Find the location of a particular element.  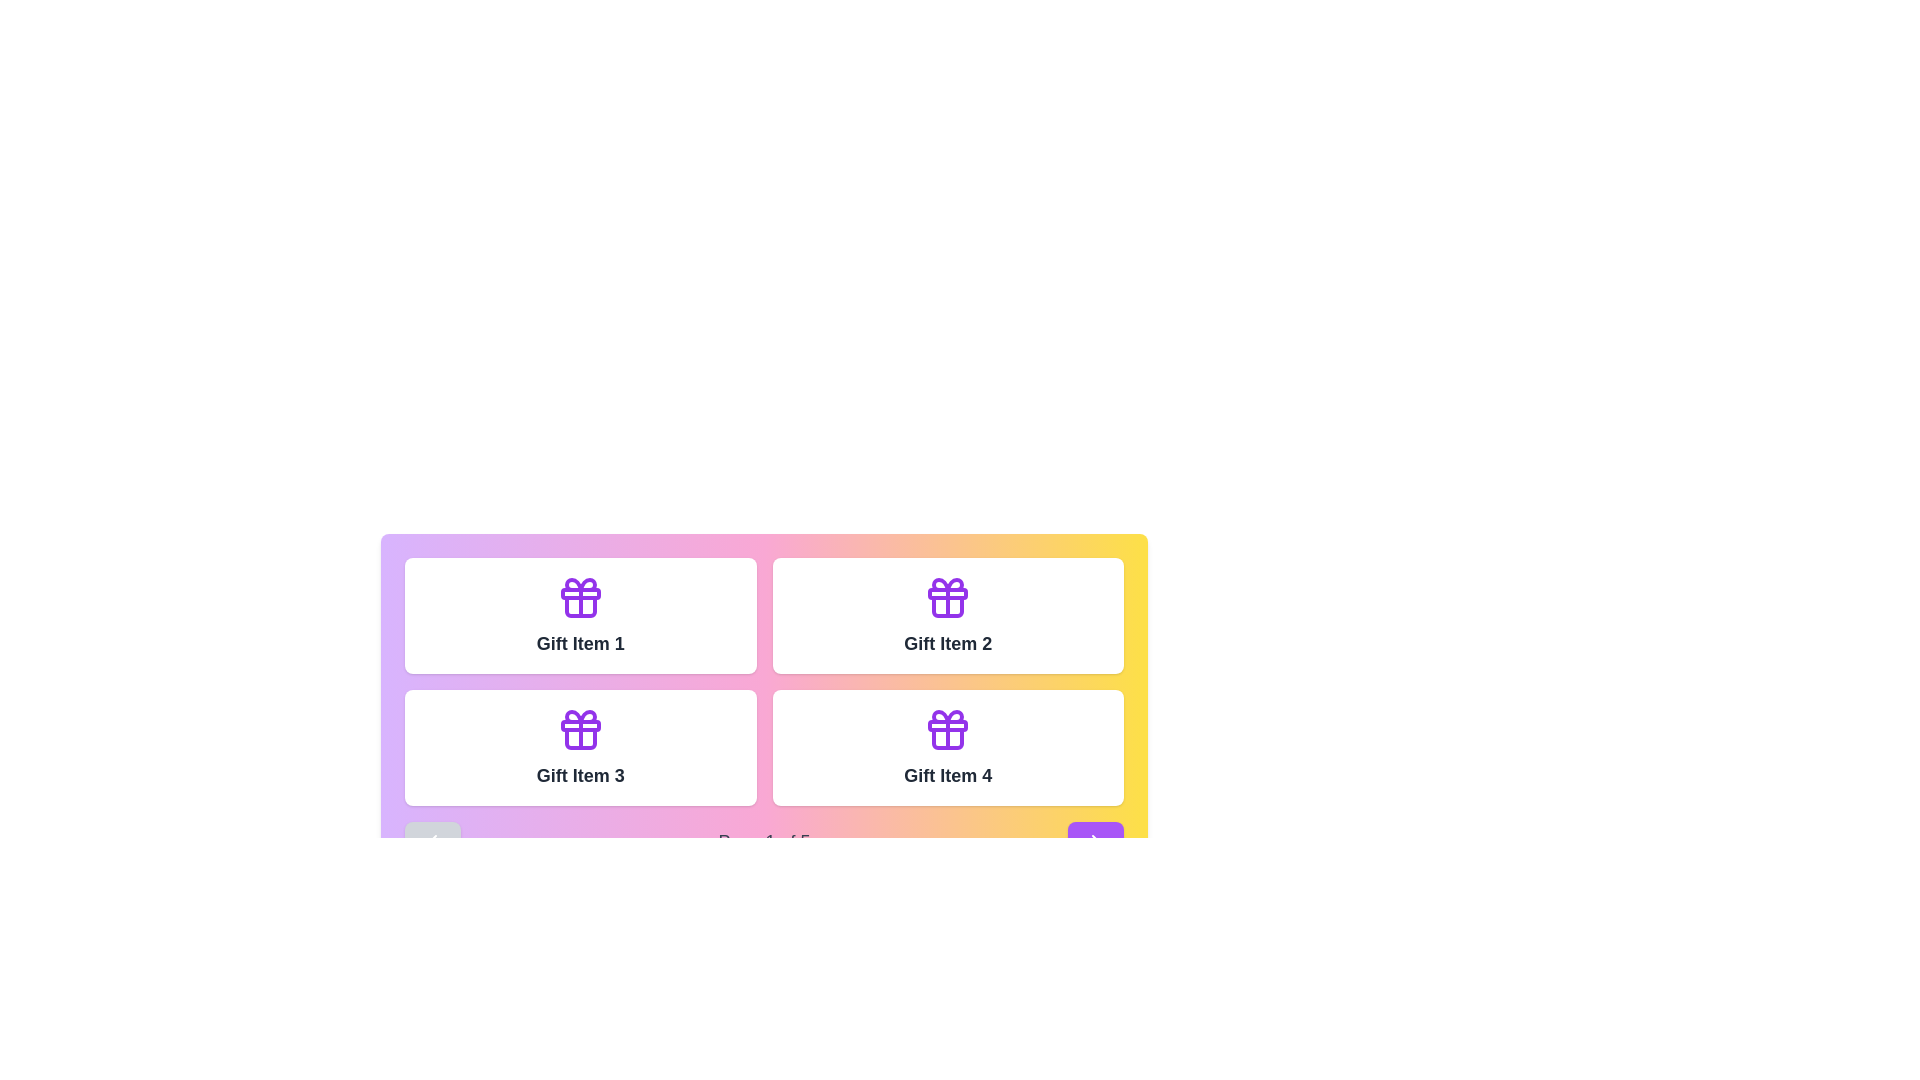

the decorative purple ribbon bar of the gift box icon for 'Gift Item 3', which is located in the lower-left quadrant of a 2x2 grid layout is located at coordinates (579, 725).